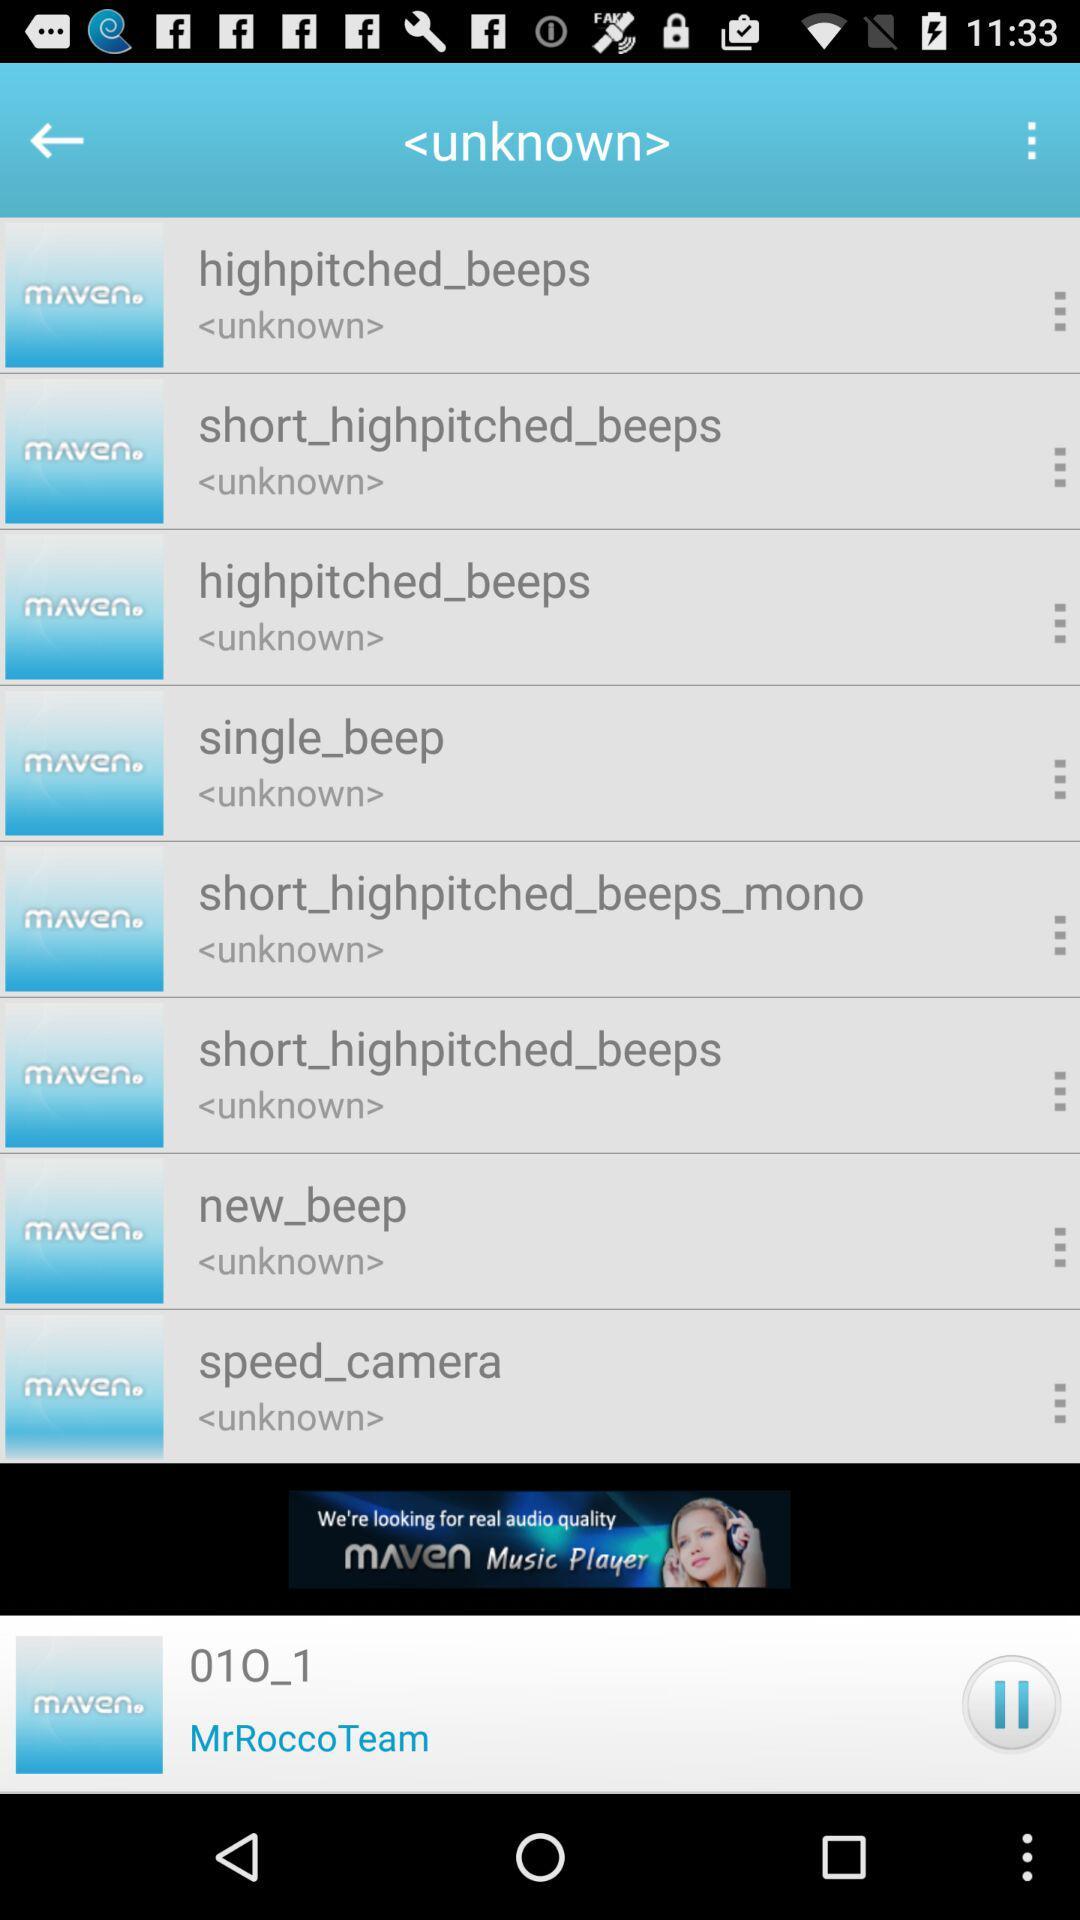  Describe the element at coordinates (1030, 149) in the screenshot. I see `the more icon` at that location.